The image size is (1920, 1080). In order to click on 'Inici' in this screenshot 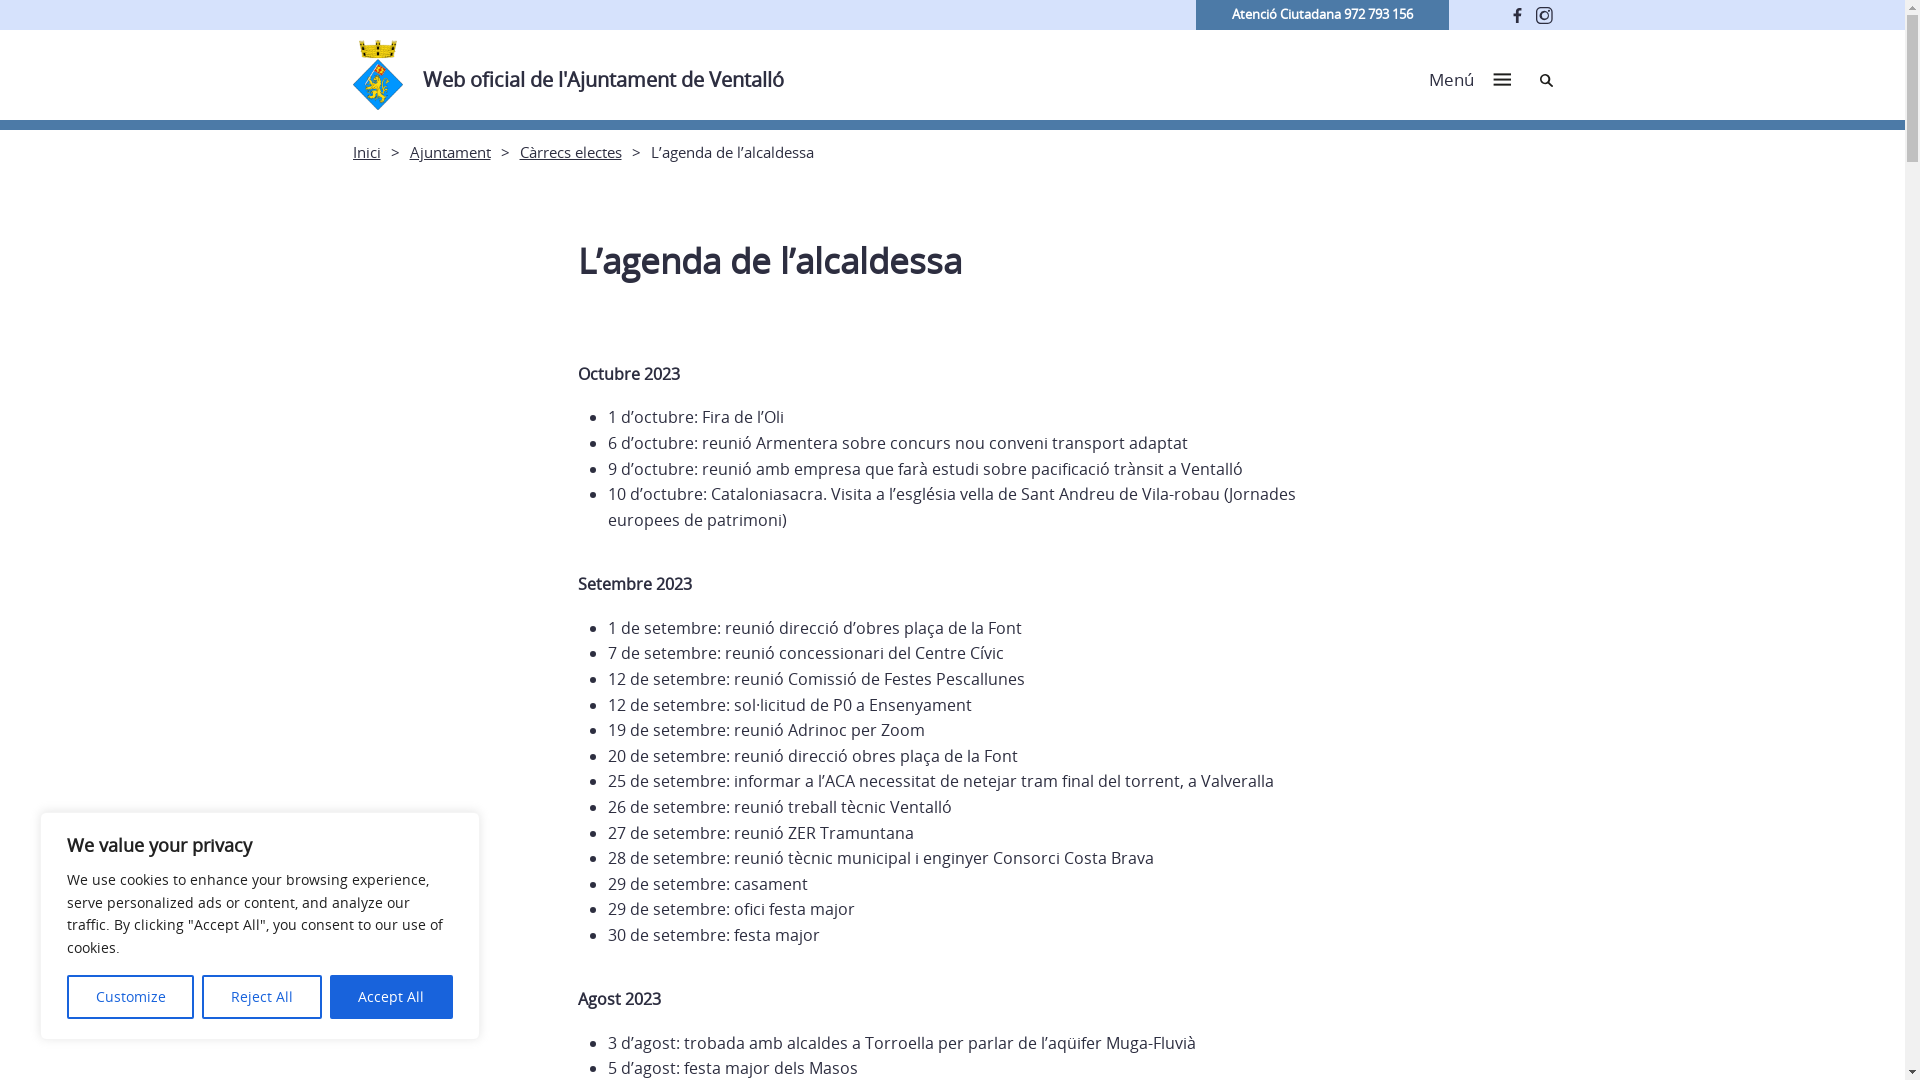, I will do `click(365, 150)`.